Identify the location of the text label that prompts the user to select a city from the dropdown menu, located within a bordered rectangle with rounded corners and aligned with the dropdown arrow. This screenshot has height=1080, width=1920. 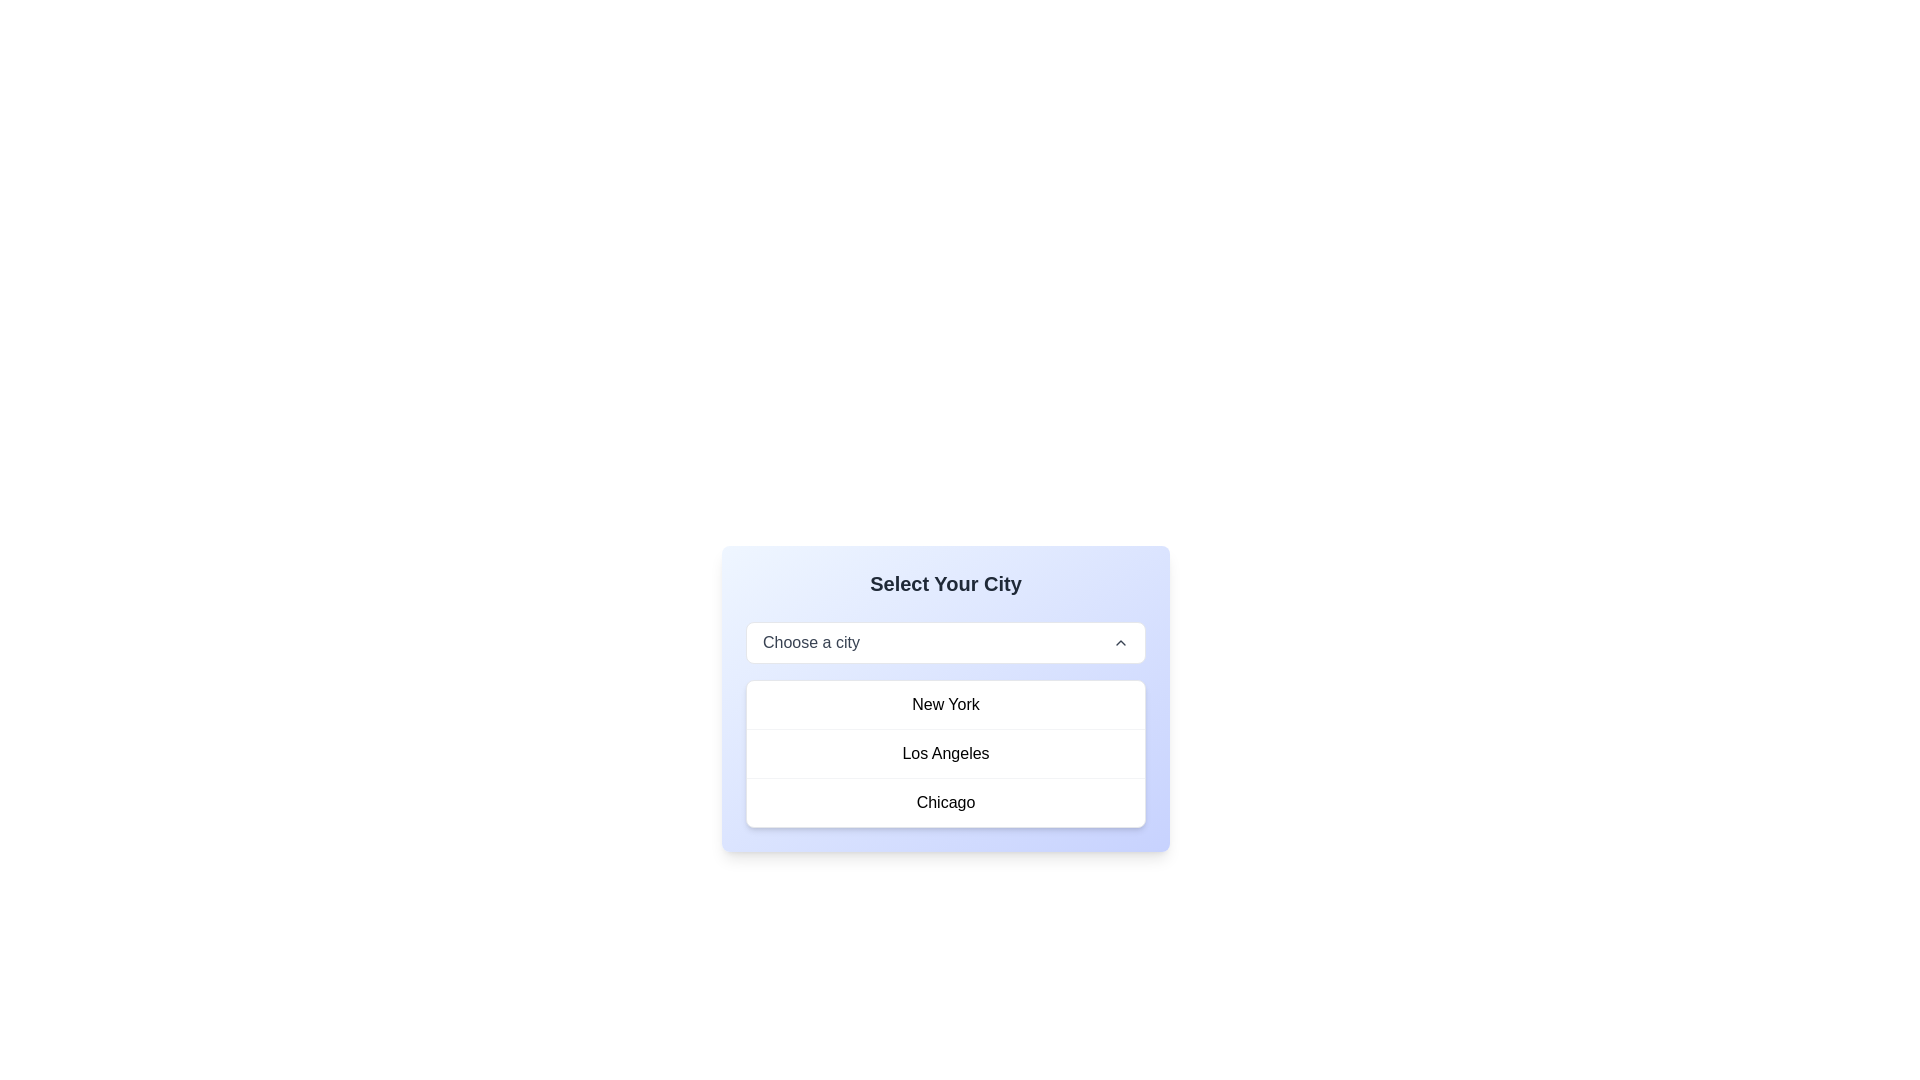
(811, 643).